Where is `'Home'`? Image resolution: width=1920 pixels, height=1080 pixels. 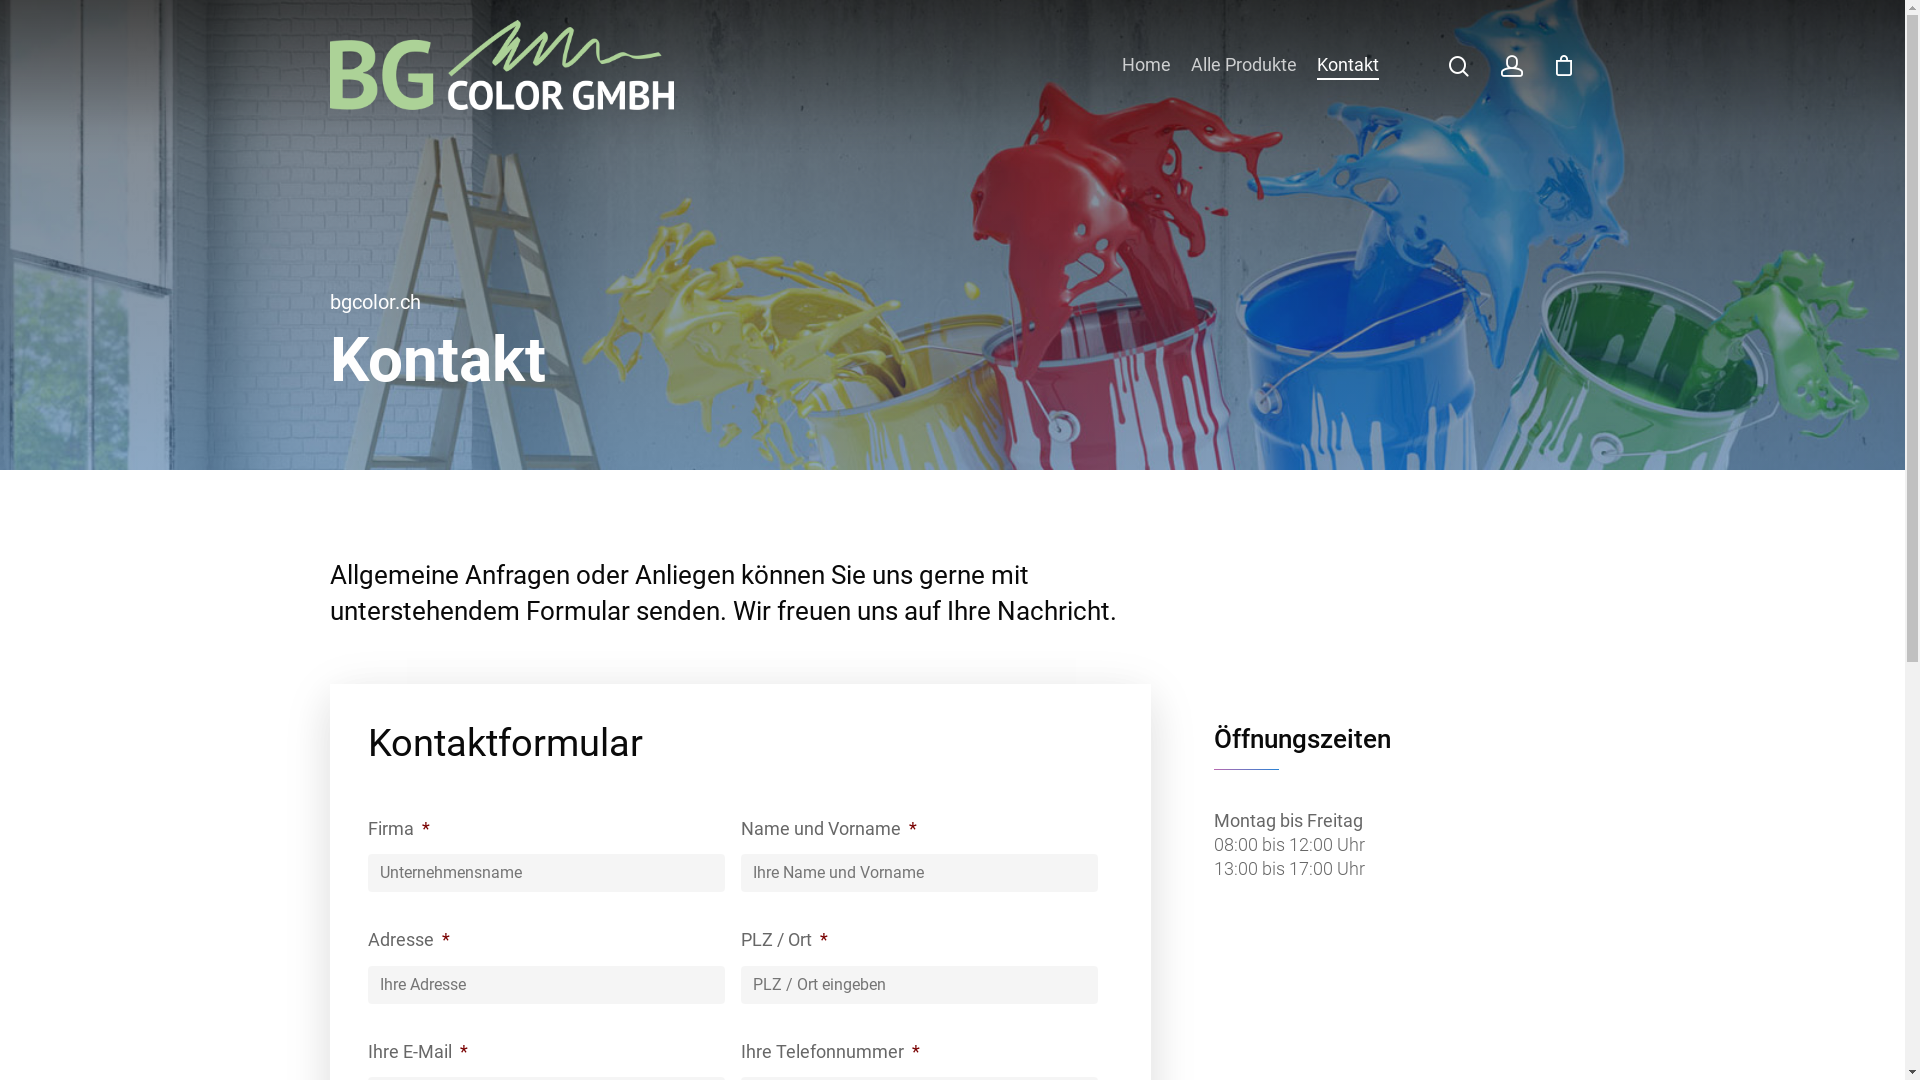 'Home' is located at coordinates (1146, 64).